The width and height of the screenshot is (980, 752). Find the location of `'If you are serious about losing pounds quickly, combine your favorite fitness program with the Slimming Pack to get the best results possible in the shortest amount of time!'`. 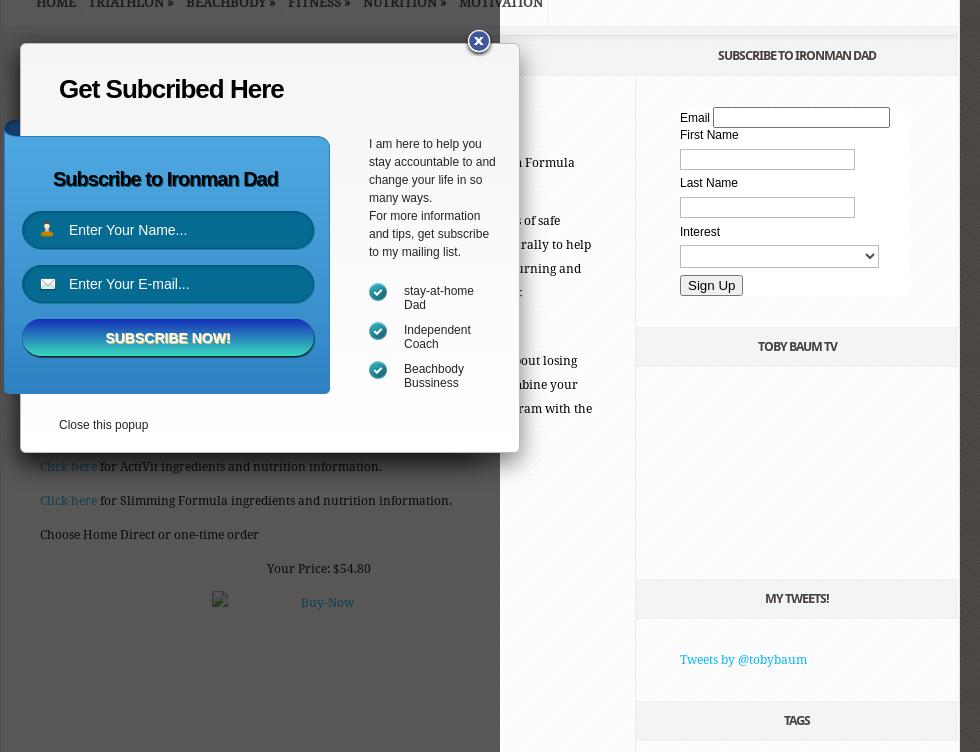

'If you are serious about losing pounds quickly, combine your favorite fitness program with the Slimming Pack to get the best results possible in the shortest amount of time!' is located at coordinates (315, 396).